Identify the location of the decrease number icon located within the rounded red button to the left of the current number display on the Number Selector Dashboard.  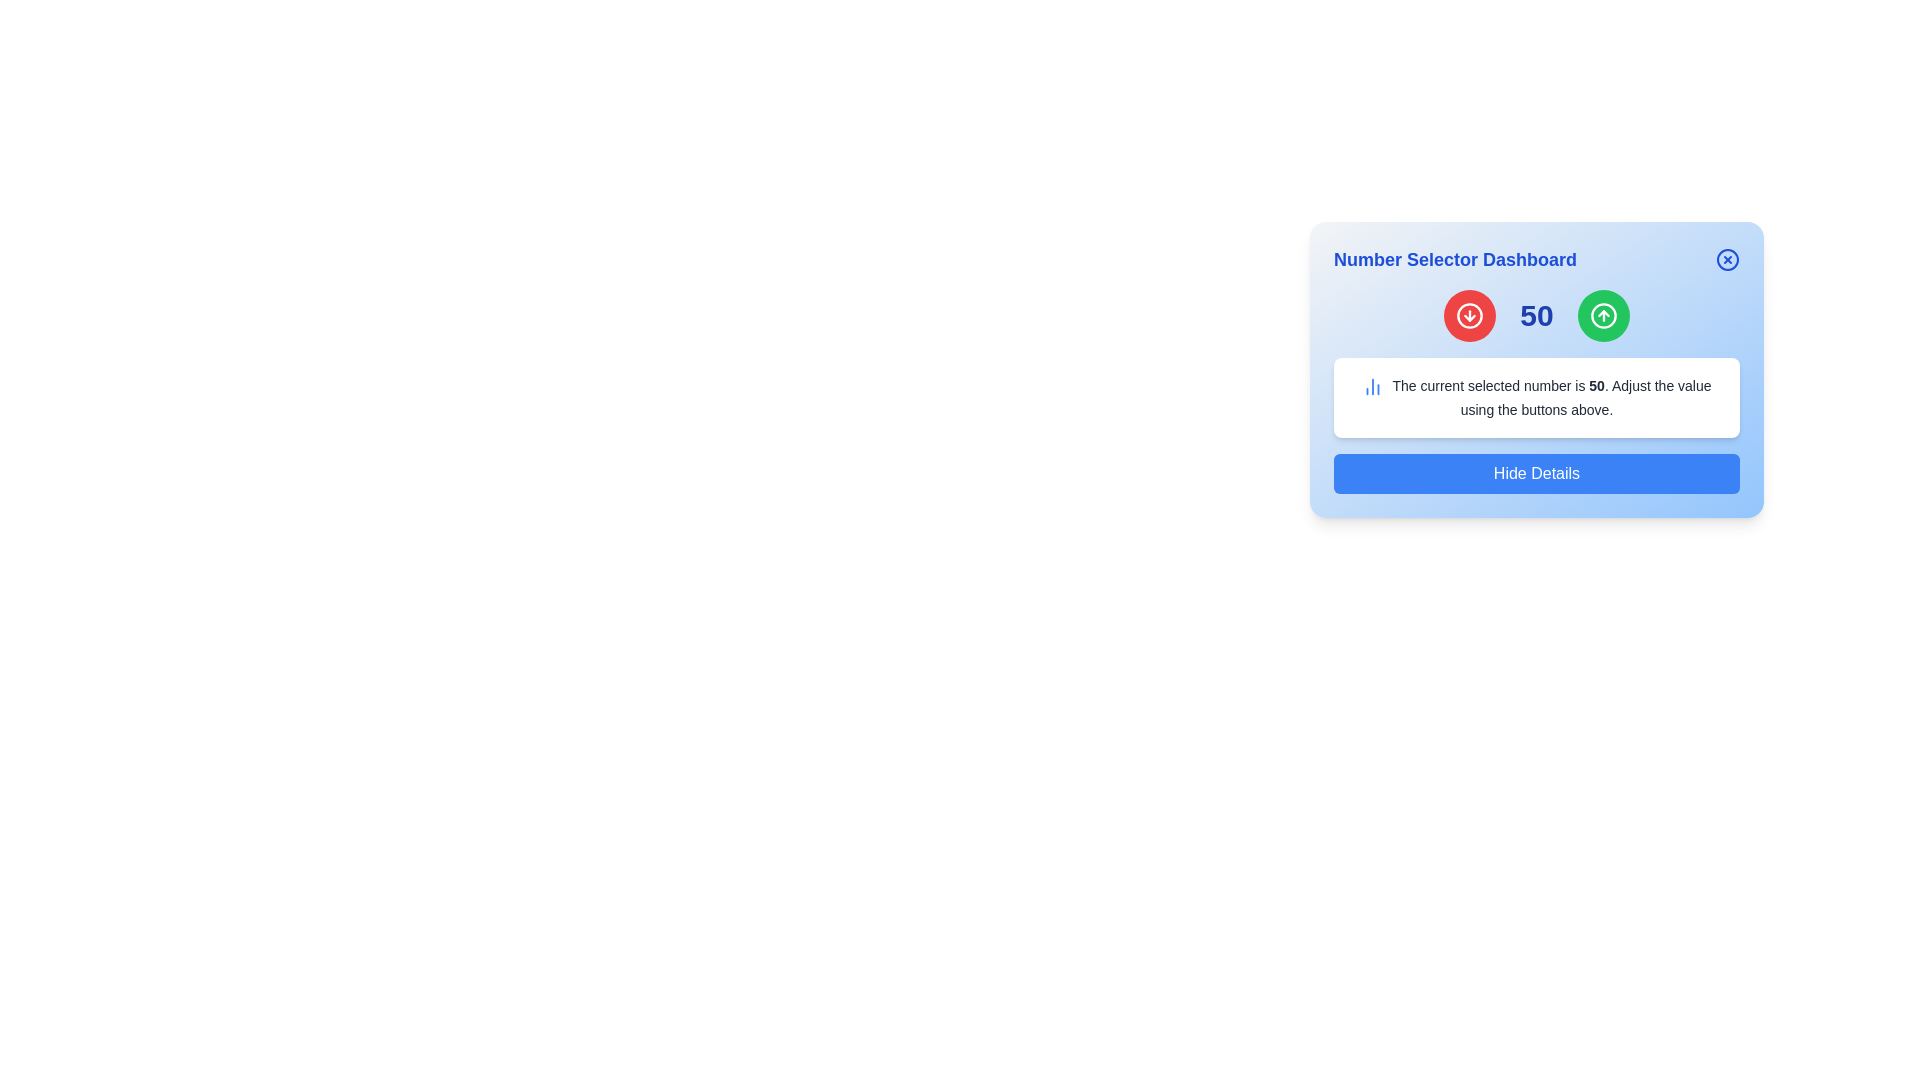
(1470, 315).